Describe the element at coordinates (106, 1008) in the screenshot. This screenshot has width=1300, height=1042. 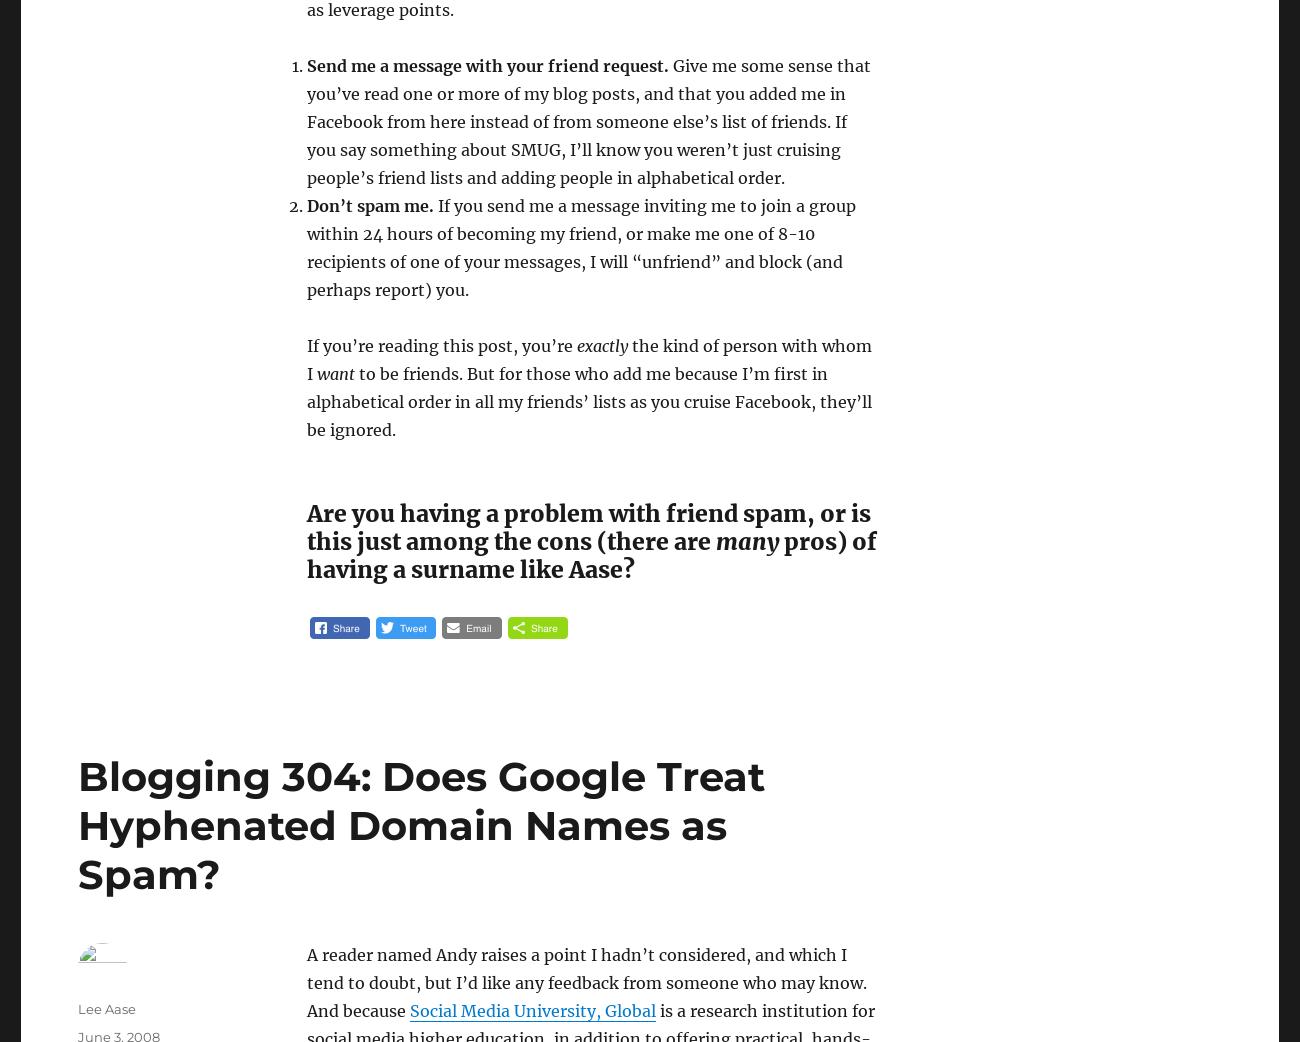
I see `'Lee Aase'` at that location.